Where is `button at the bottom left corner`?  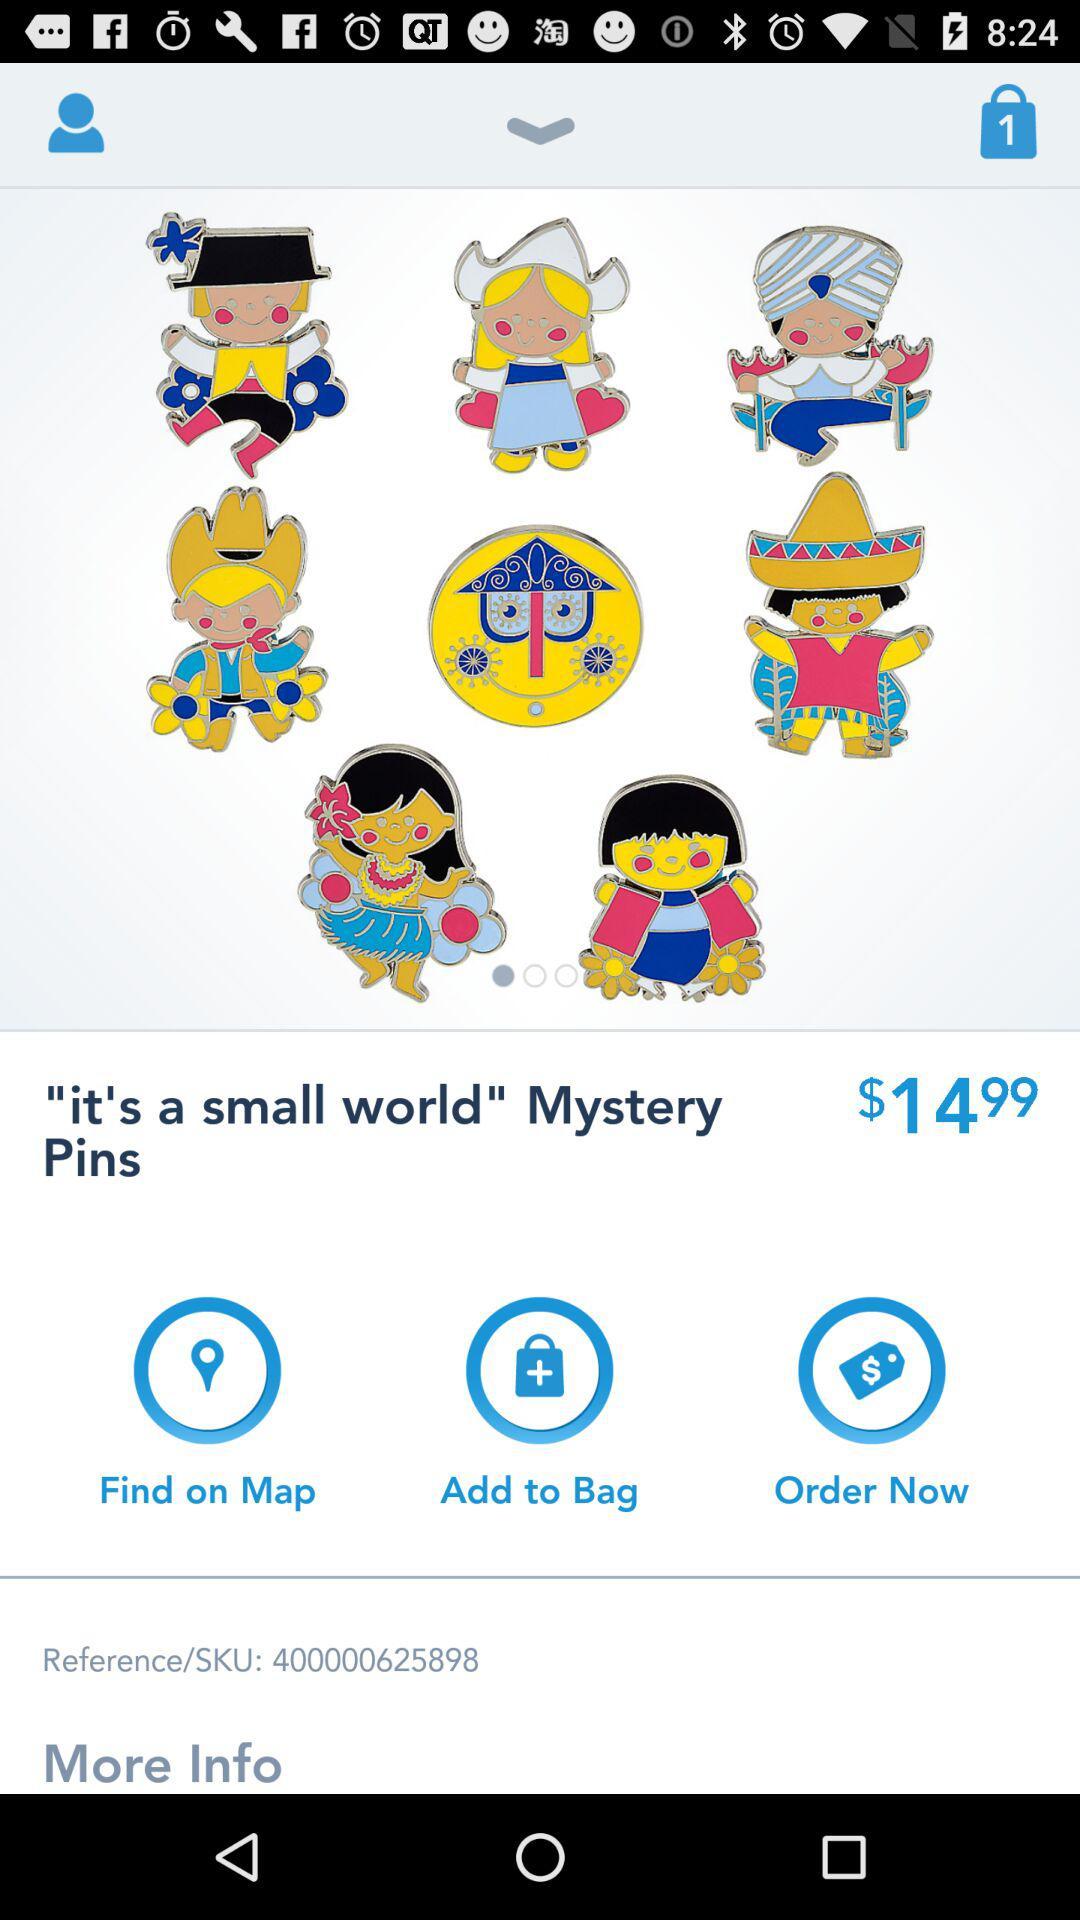 button at the bottom left corner is located at coordinates (207, 1402).